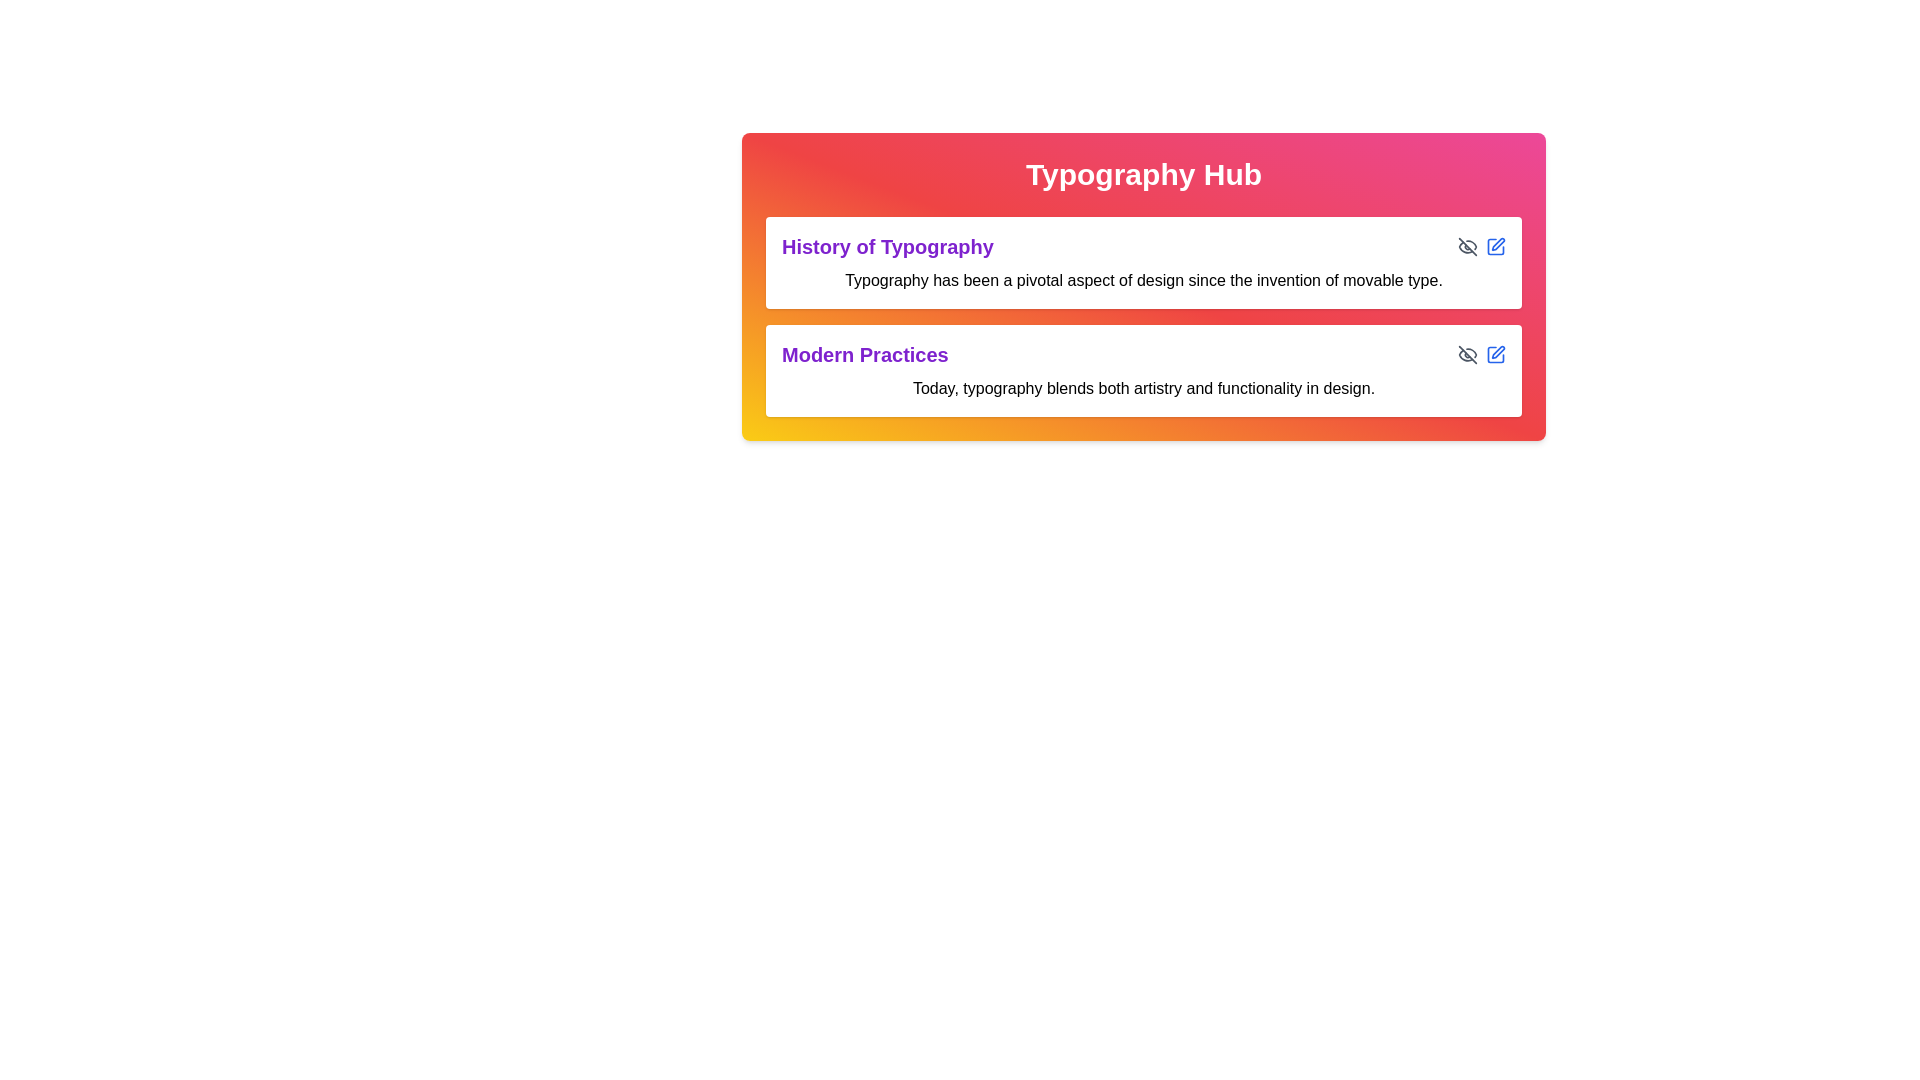 The width and height of the screenshot is (1920, 1080). What do you see at coordinates (1468, 245) in the screenshot?
I see `the 'eye-off' icon button in the lower row of the vertical list` at bounding box center [1468, 245].